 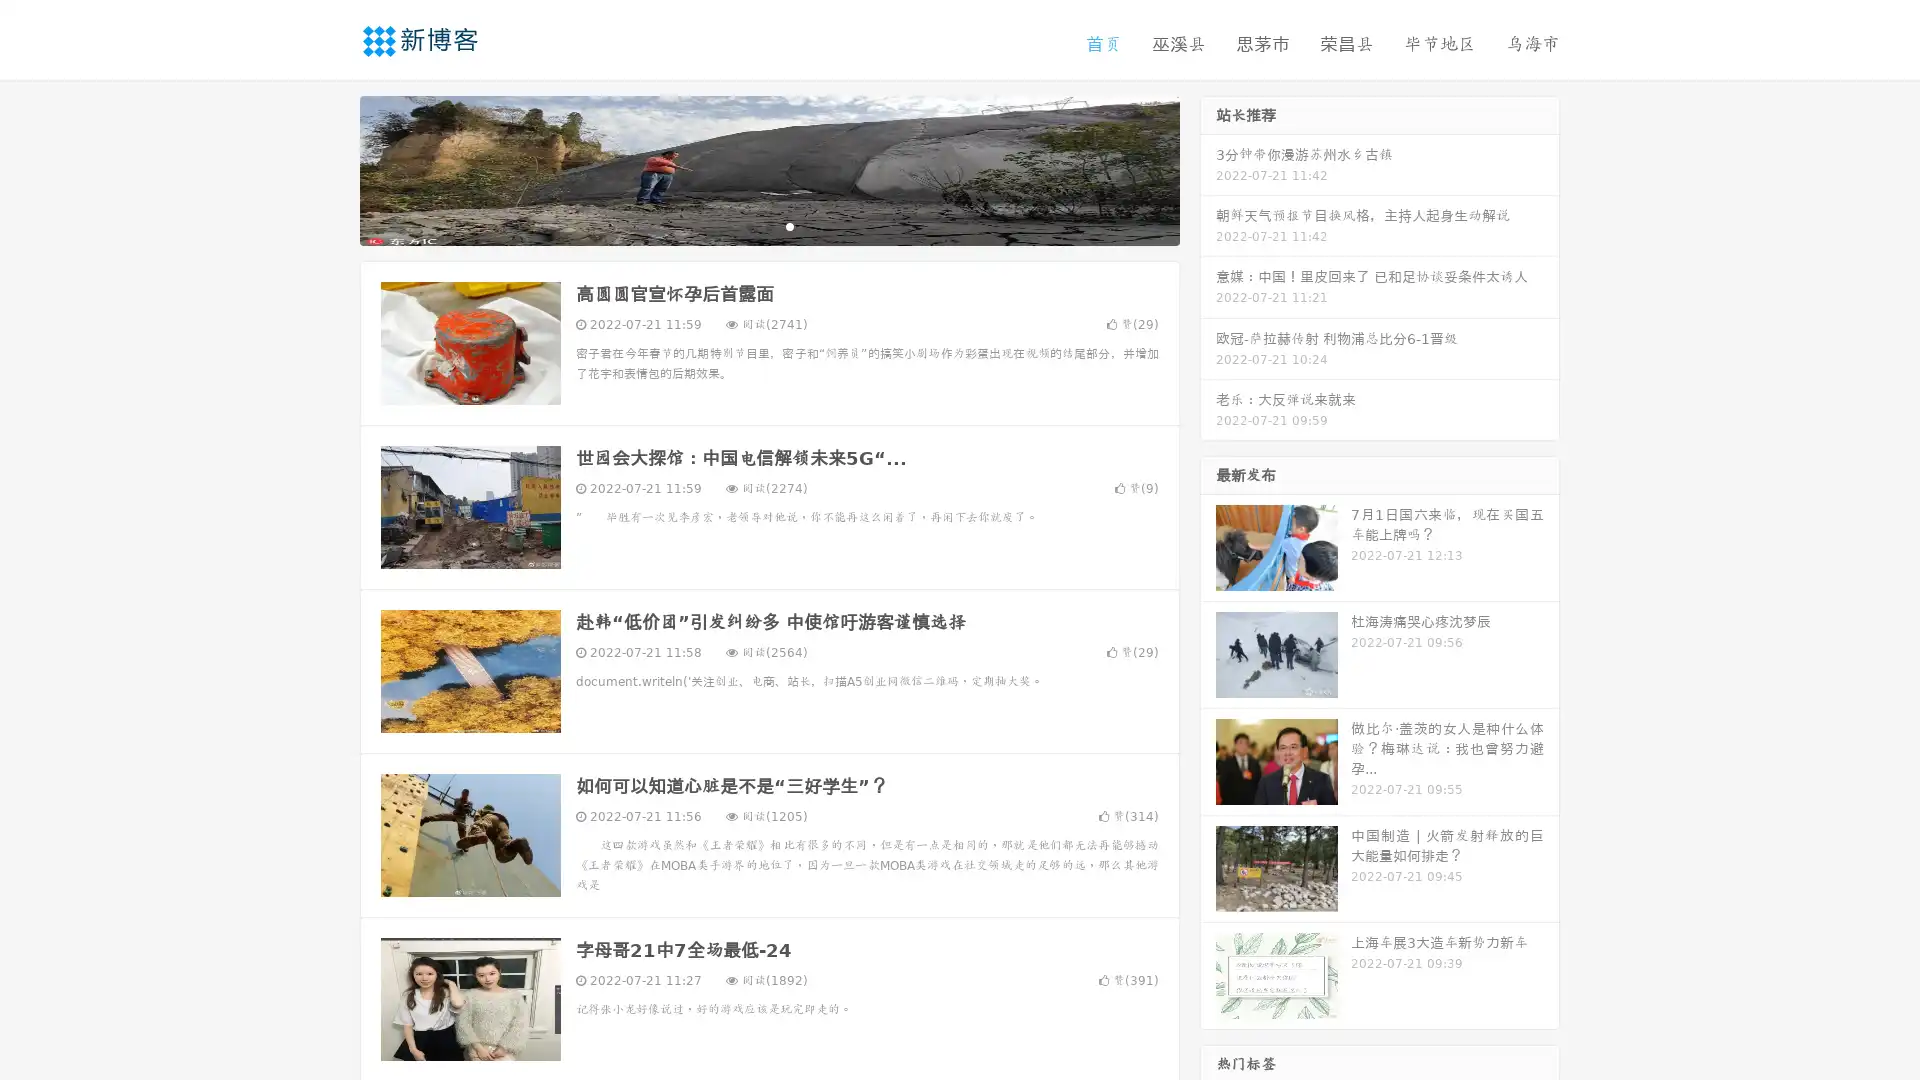 What do you see at coordinates (748, 225) in the screenshot?
I see `Go to slide 1` at bounding box center [748, 225].